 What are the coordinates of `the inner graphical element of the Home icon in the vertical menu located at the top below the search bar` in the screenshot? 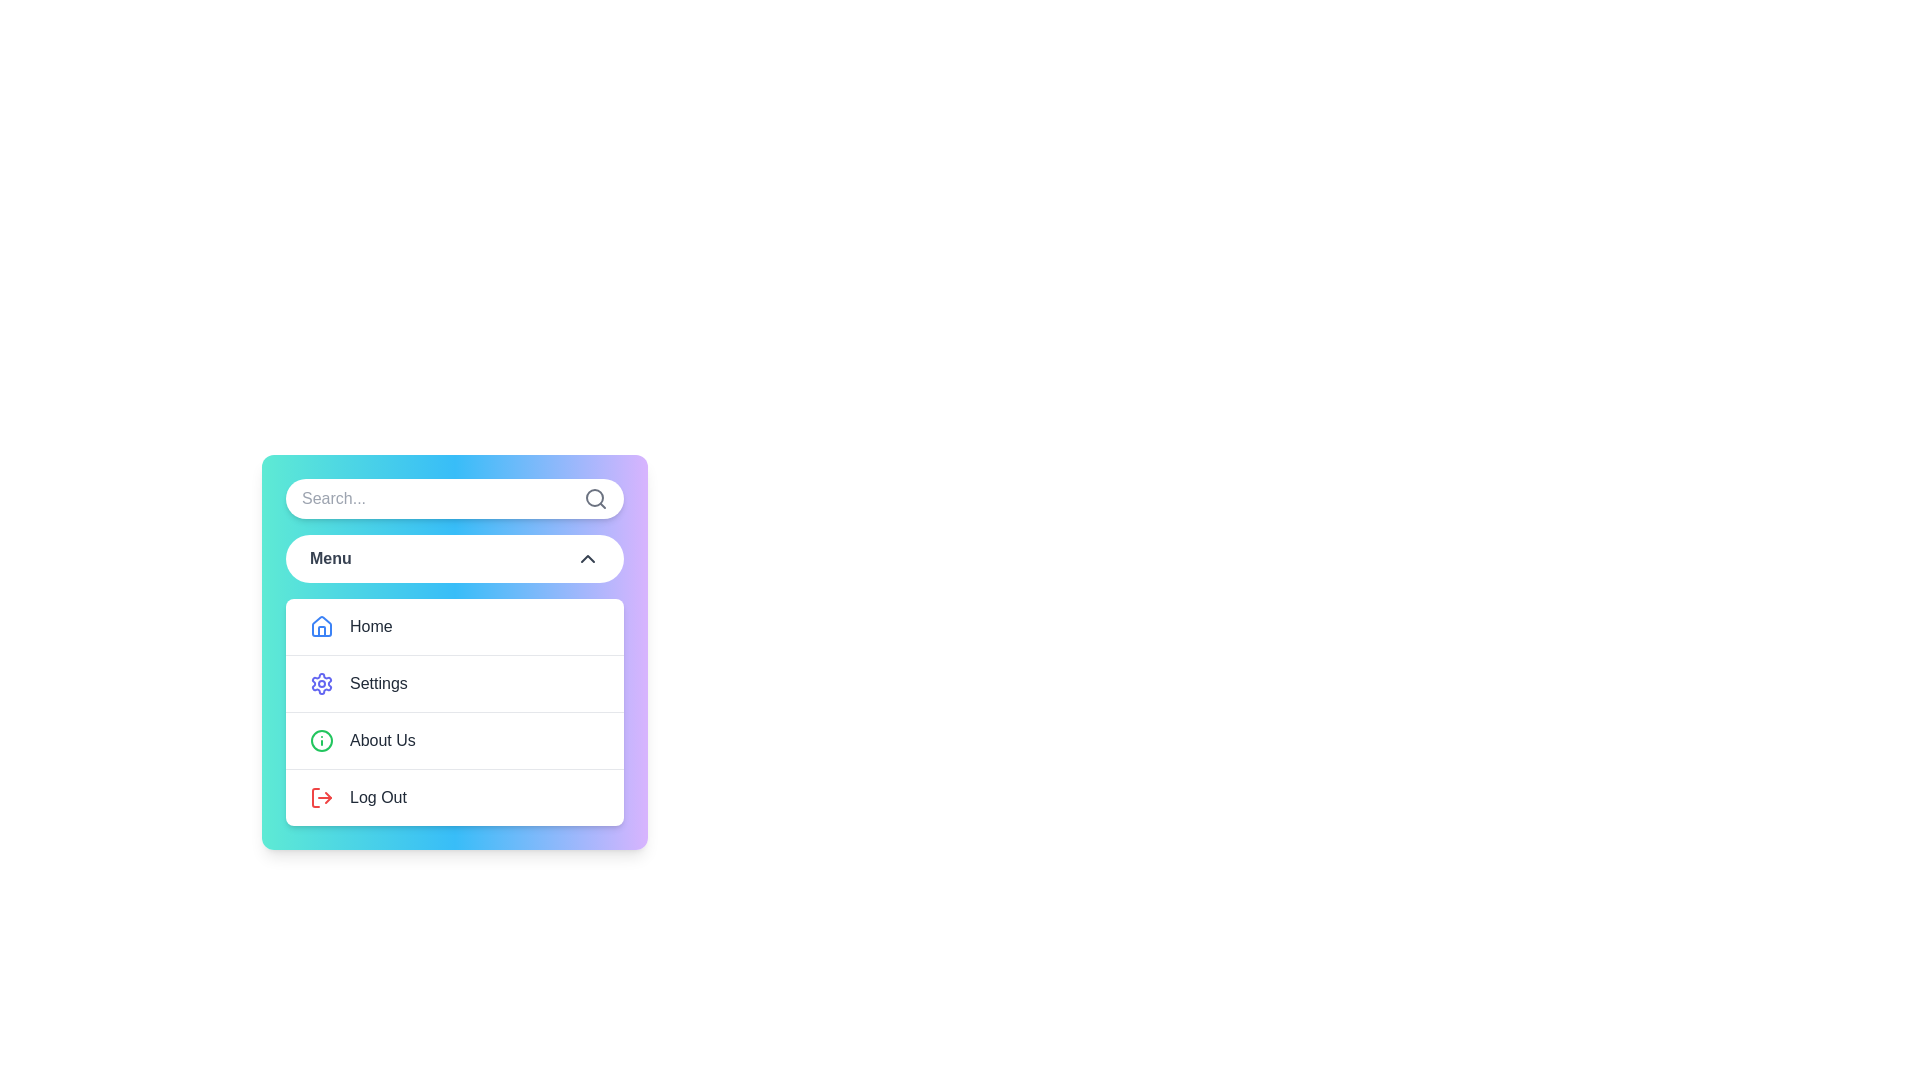 It's located at (321, 631).